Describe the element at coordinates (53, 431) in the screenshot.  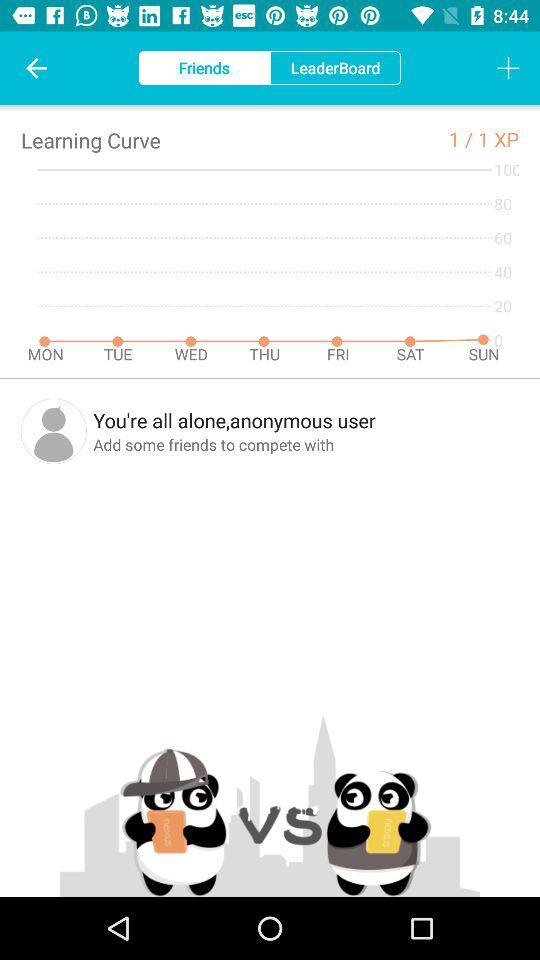
I see `item on the left` at that location.